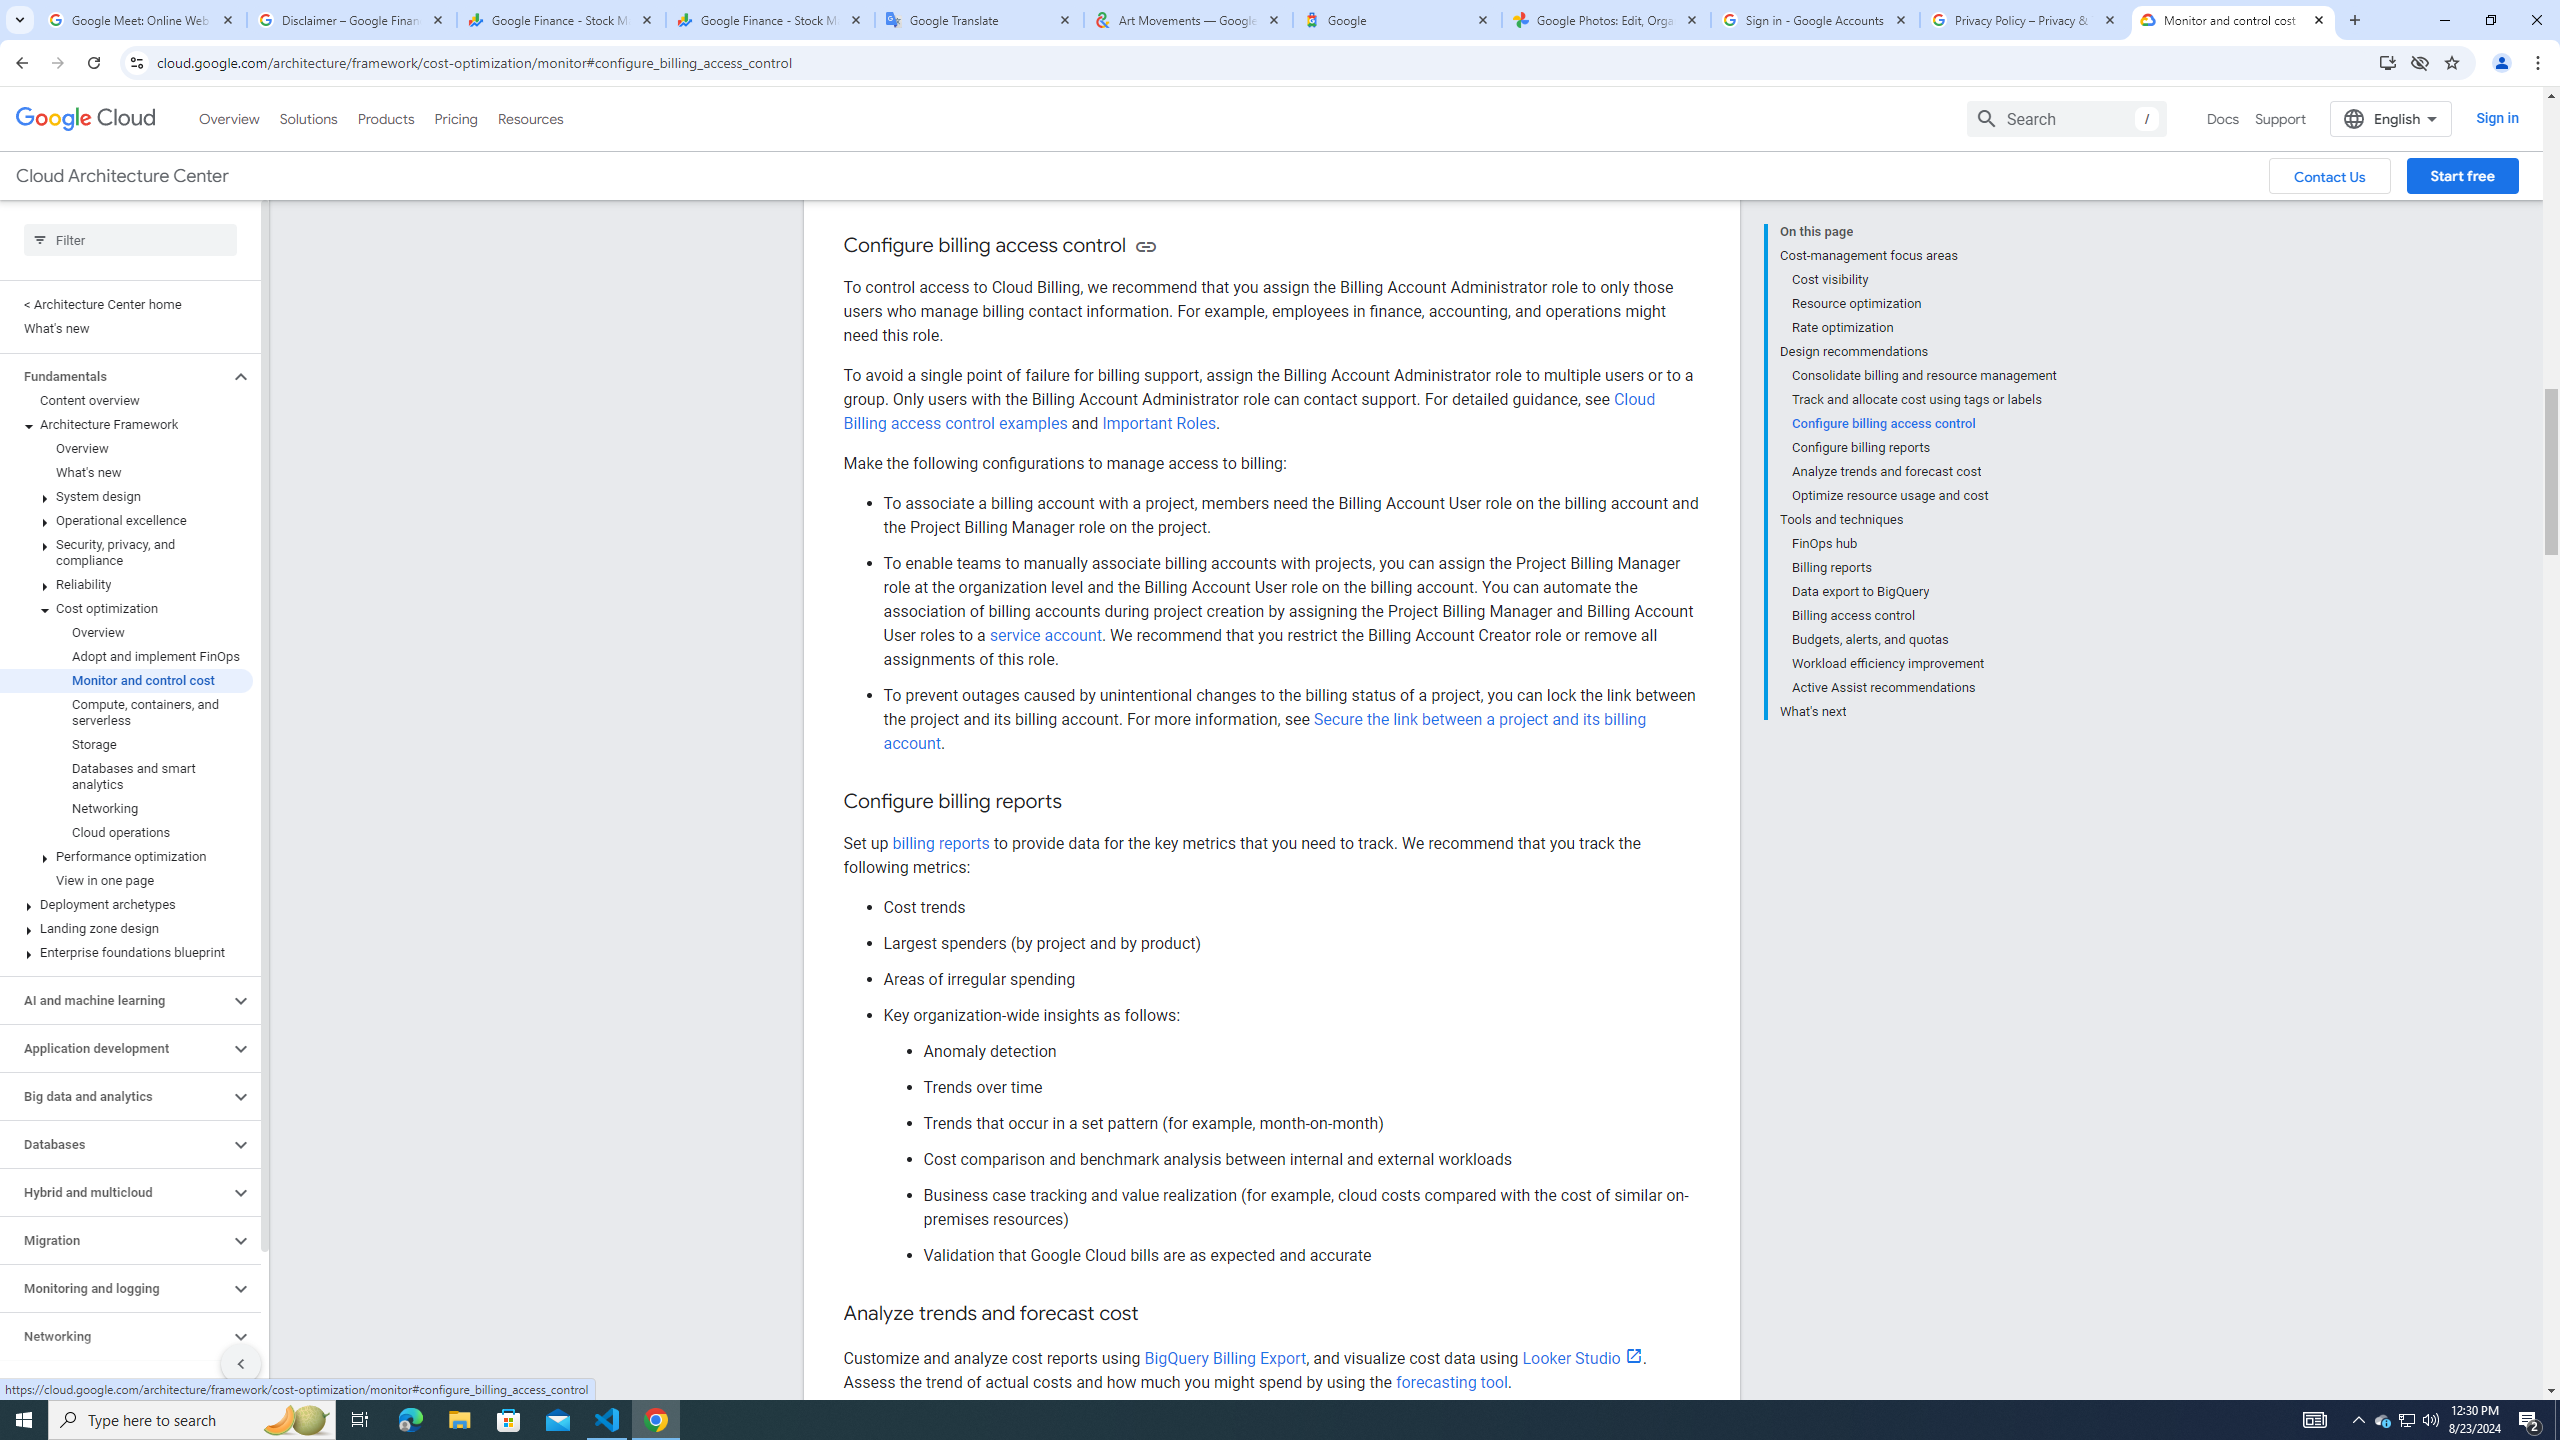  Describe the element at coordinates (1043, 635) in the screenshot. I see `'service account'` at that location.